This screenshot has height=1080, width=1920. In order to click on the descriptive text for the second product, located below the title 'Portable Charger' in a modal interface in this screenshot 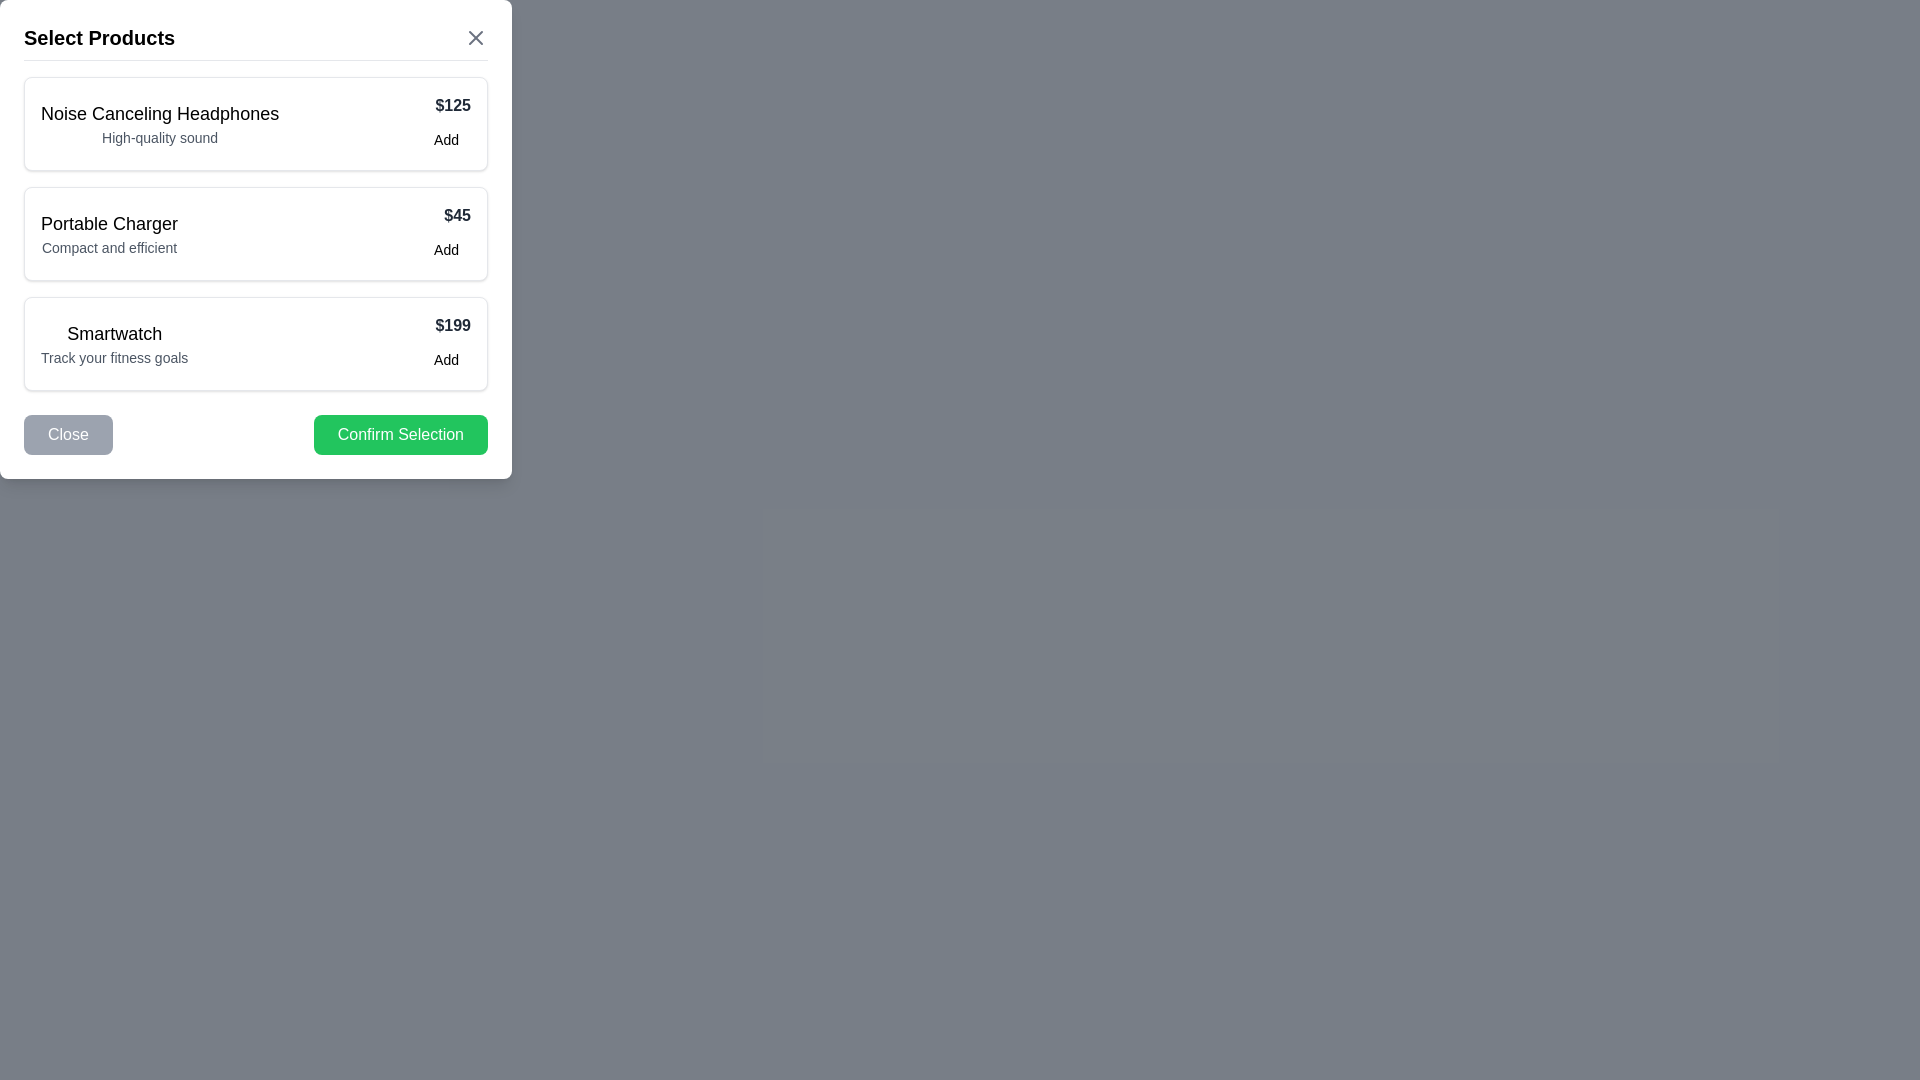, I will do `click(108, 246)`.